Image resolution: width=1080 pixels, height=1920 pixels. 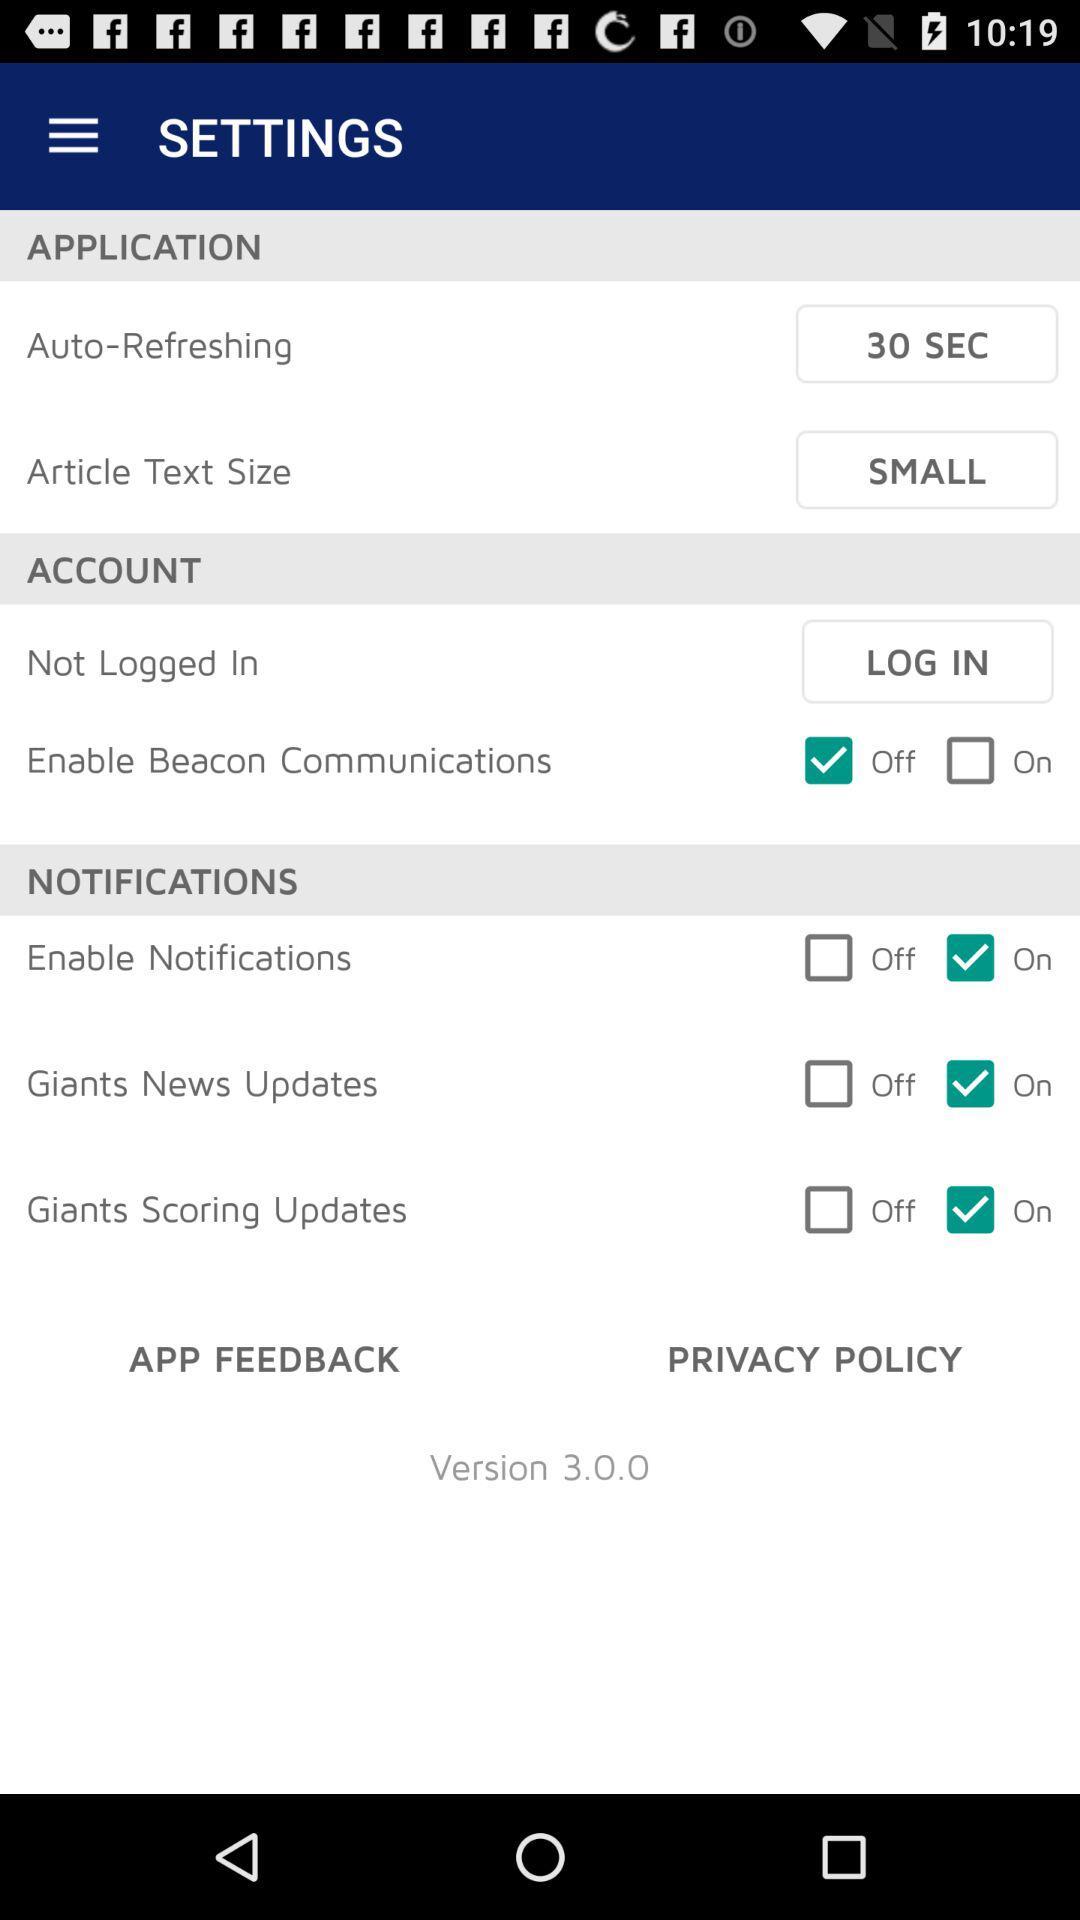 What do you see at coordinates (927, 661) in the screenshot?
I see `item to the right of not logged in item` at bounding box center [927, 661].